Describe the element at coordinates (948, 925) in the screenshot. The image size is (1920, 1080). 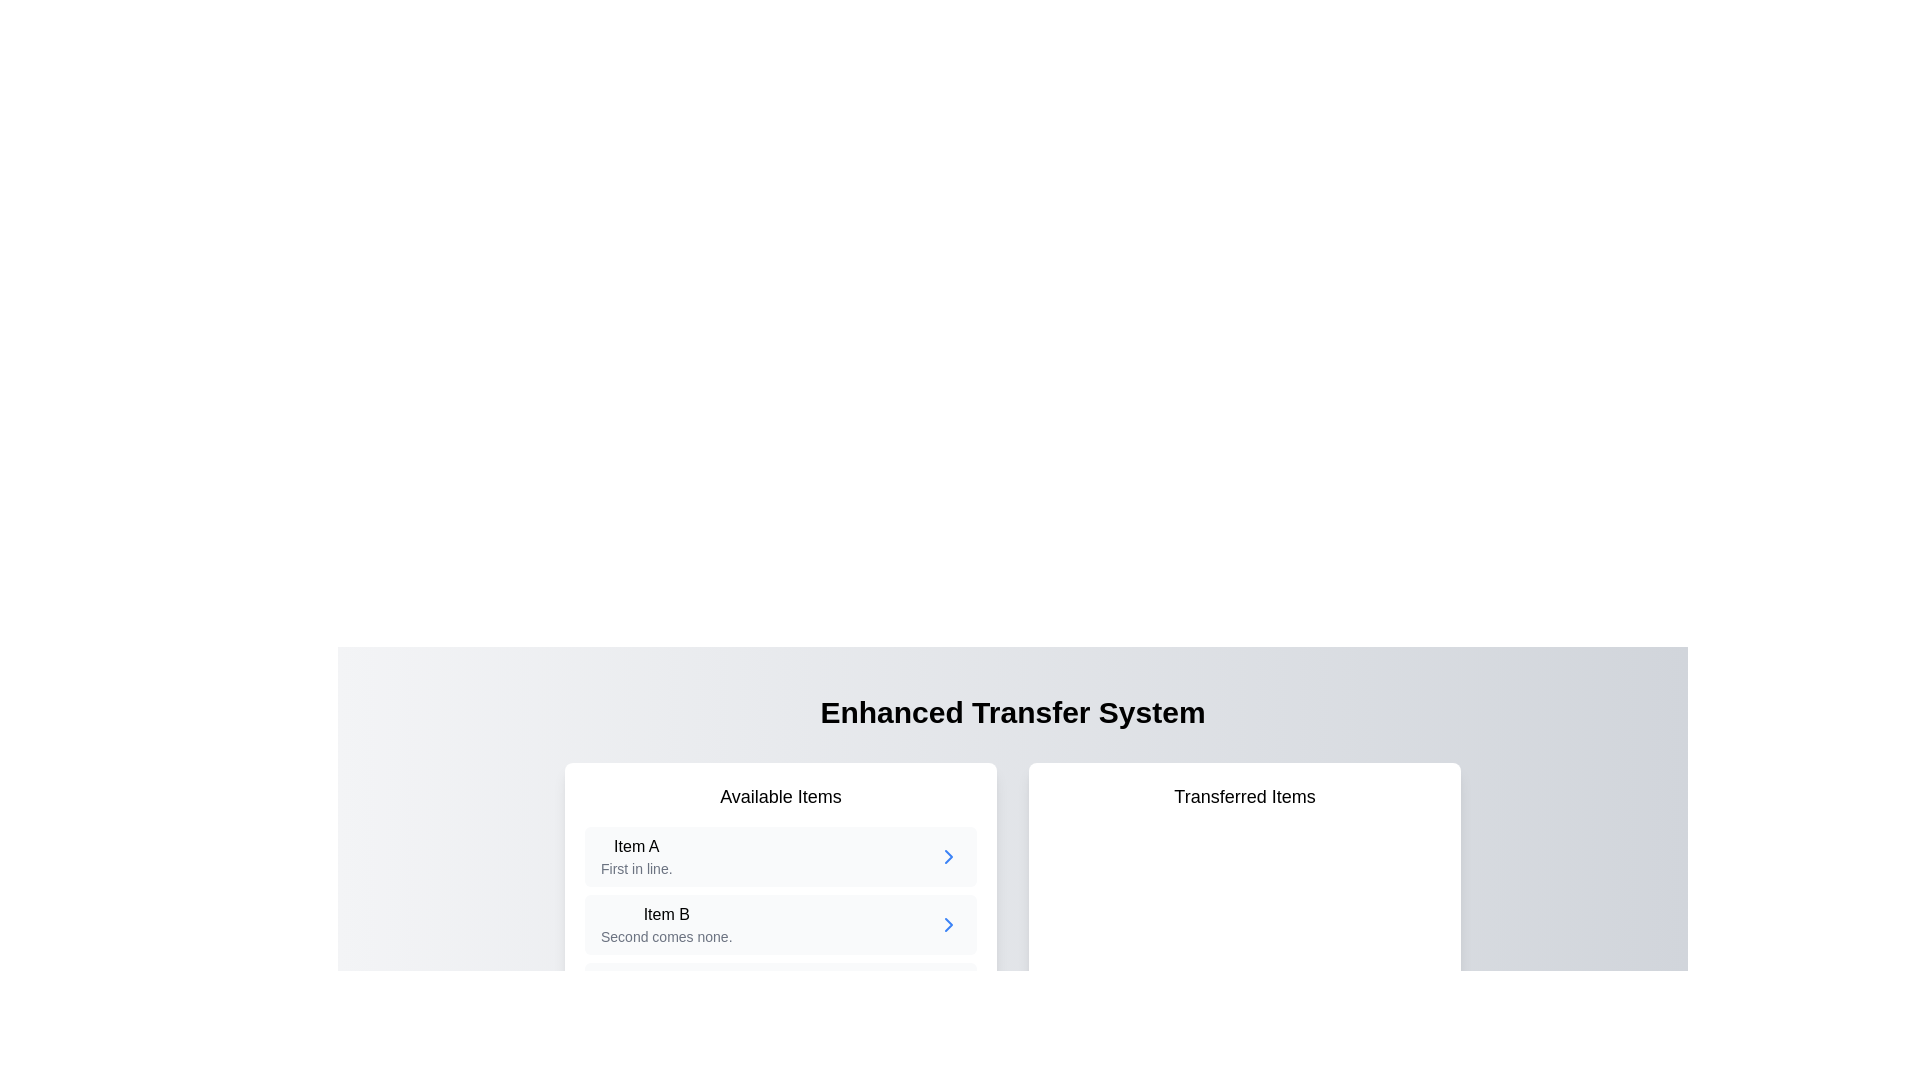
I see `the right-pointing arrow icon located next to 'Item B' in the 'Available Items' section` at that location.